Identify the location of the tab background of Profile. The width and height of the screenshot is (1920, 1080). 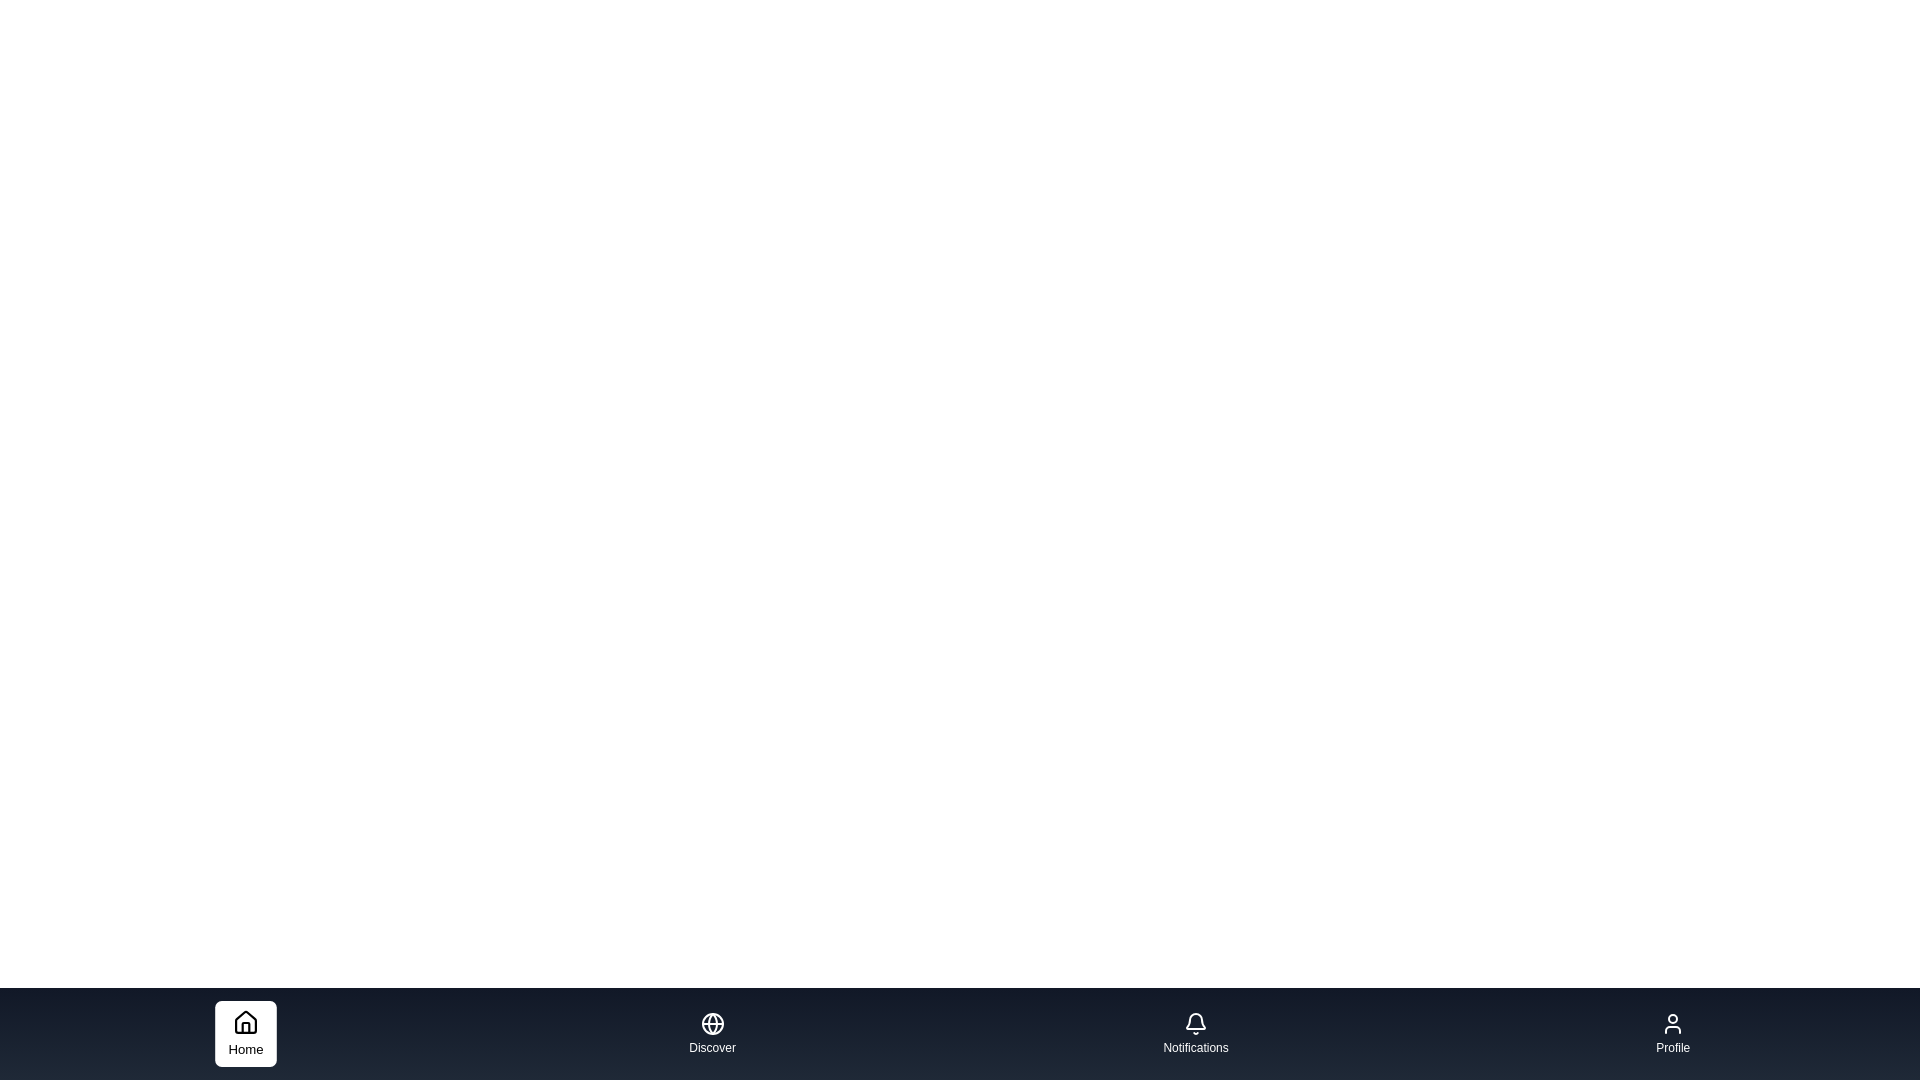
(1673, 1033).